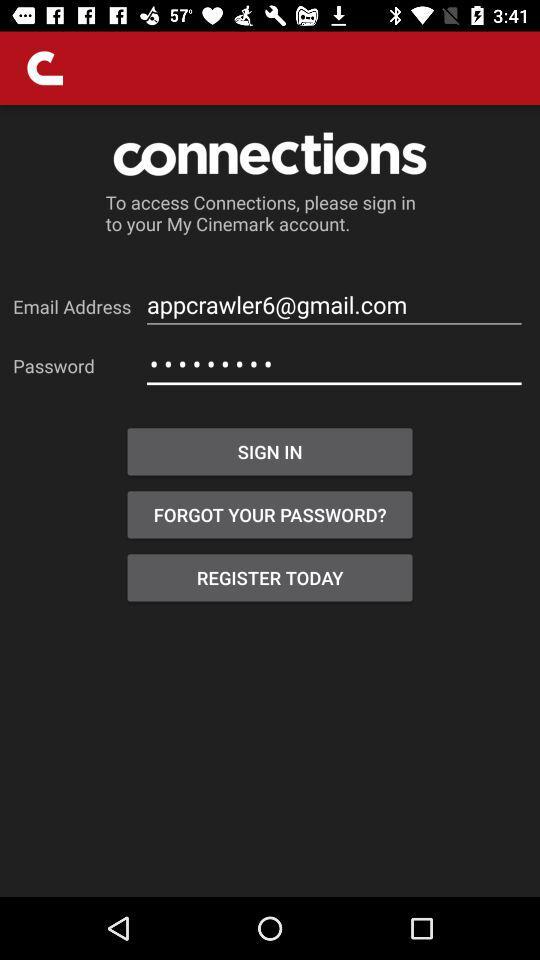 The width and height of the screenshot is (540, 960). I want to click on item to the right of the password item, so click(334, 363).